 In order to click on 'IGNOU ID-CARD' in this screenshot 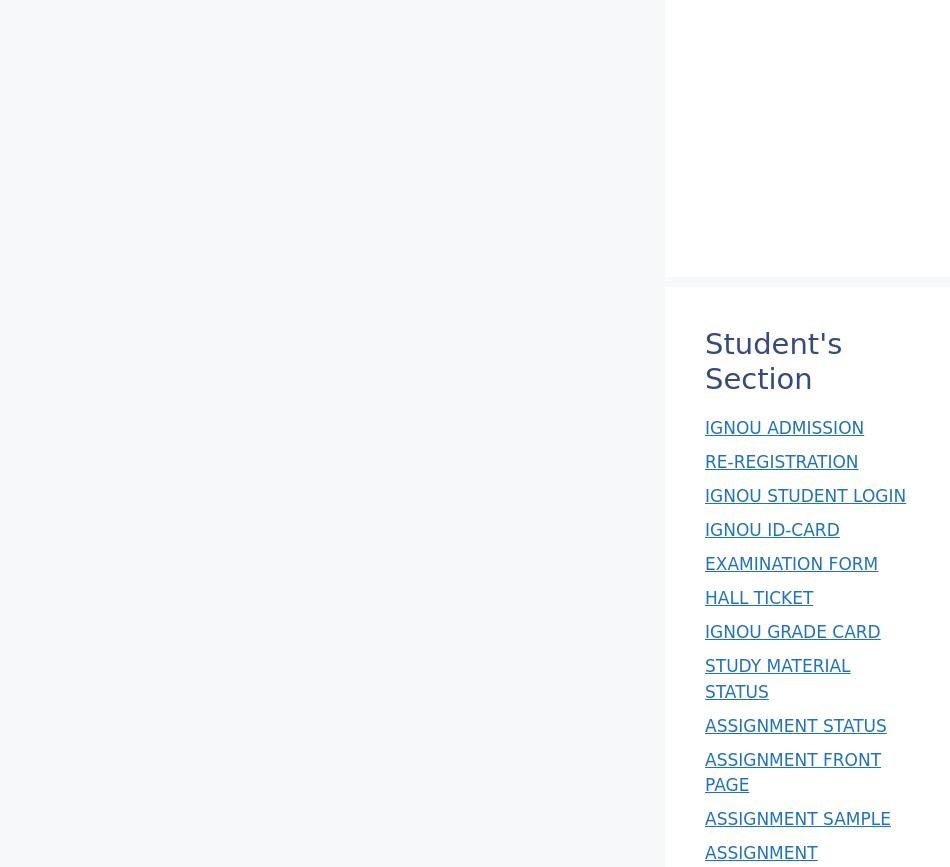, I will do `click(704, 528)`.